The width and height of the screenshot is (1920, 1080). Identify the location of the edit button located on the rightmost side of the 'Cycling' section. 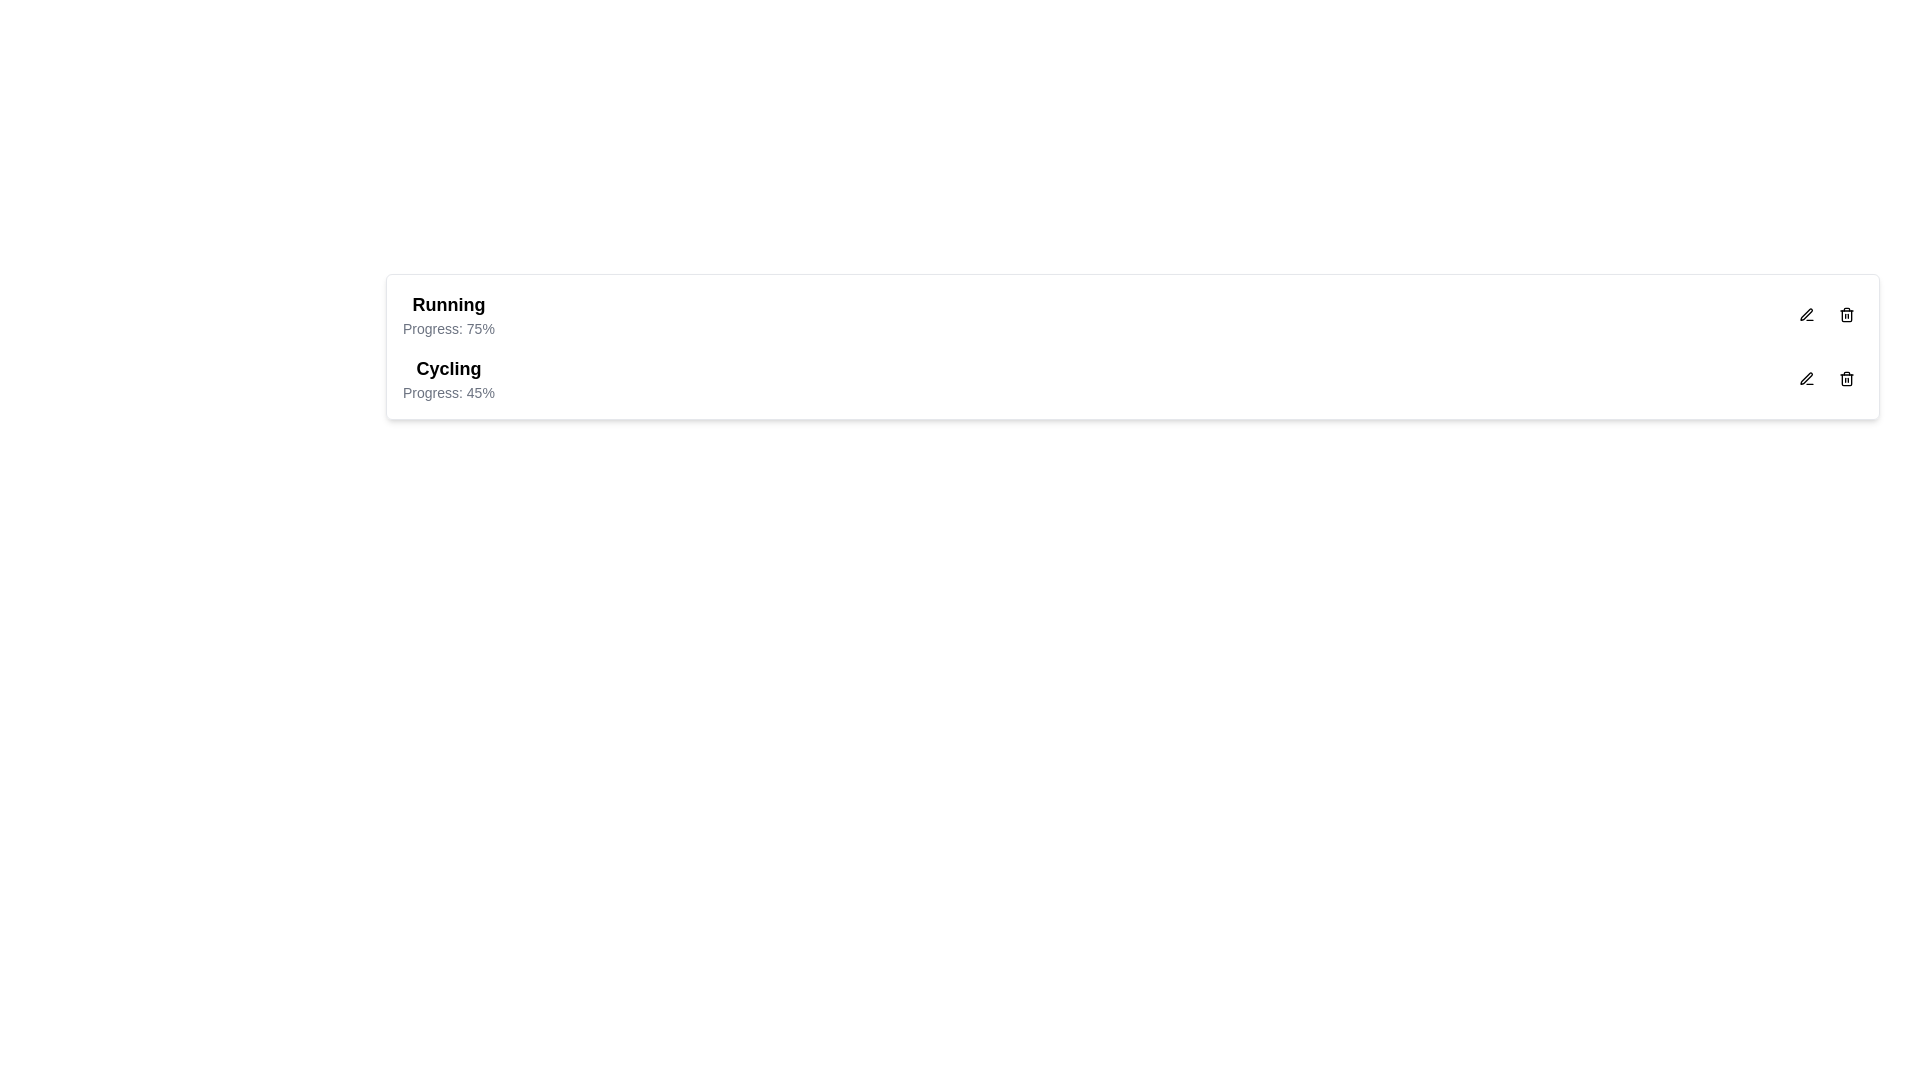
(1806, 378).